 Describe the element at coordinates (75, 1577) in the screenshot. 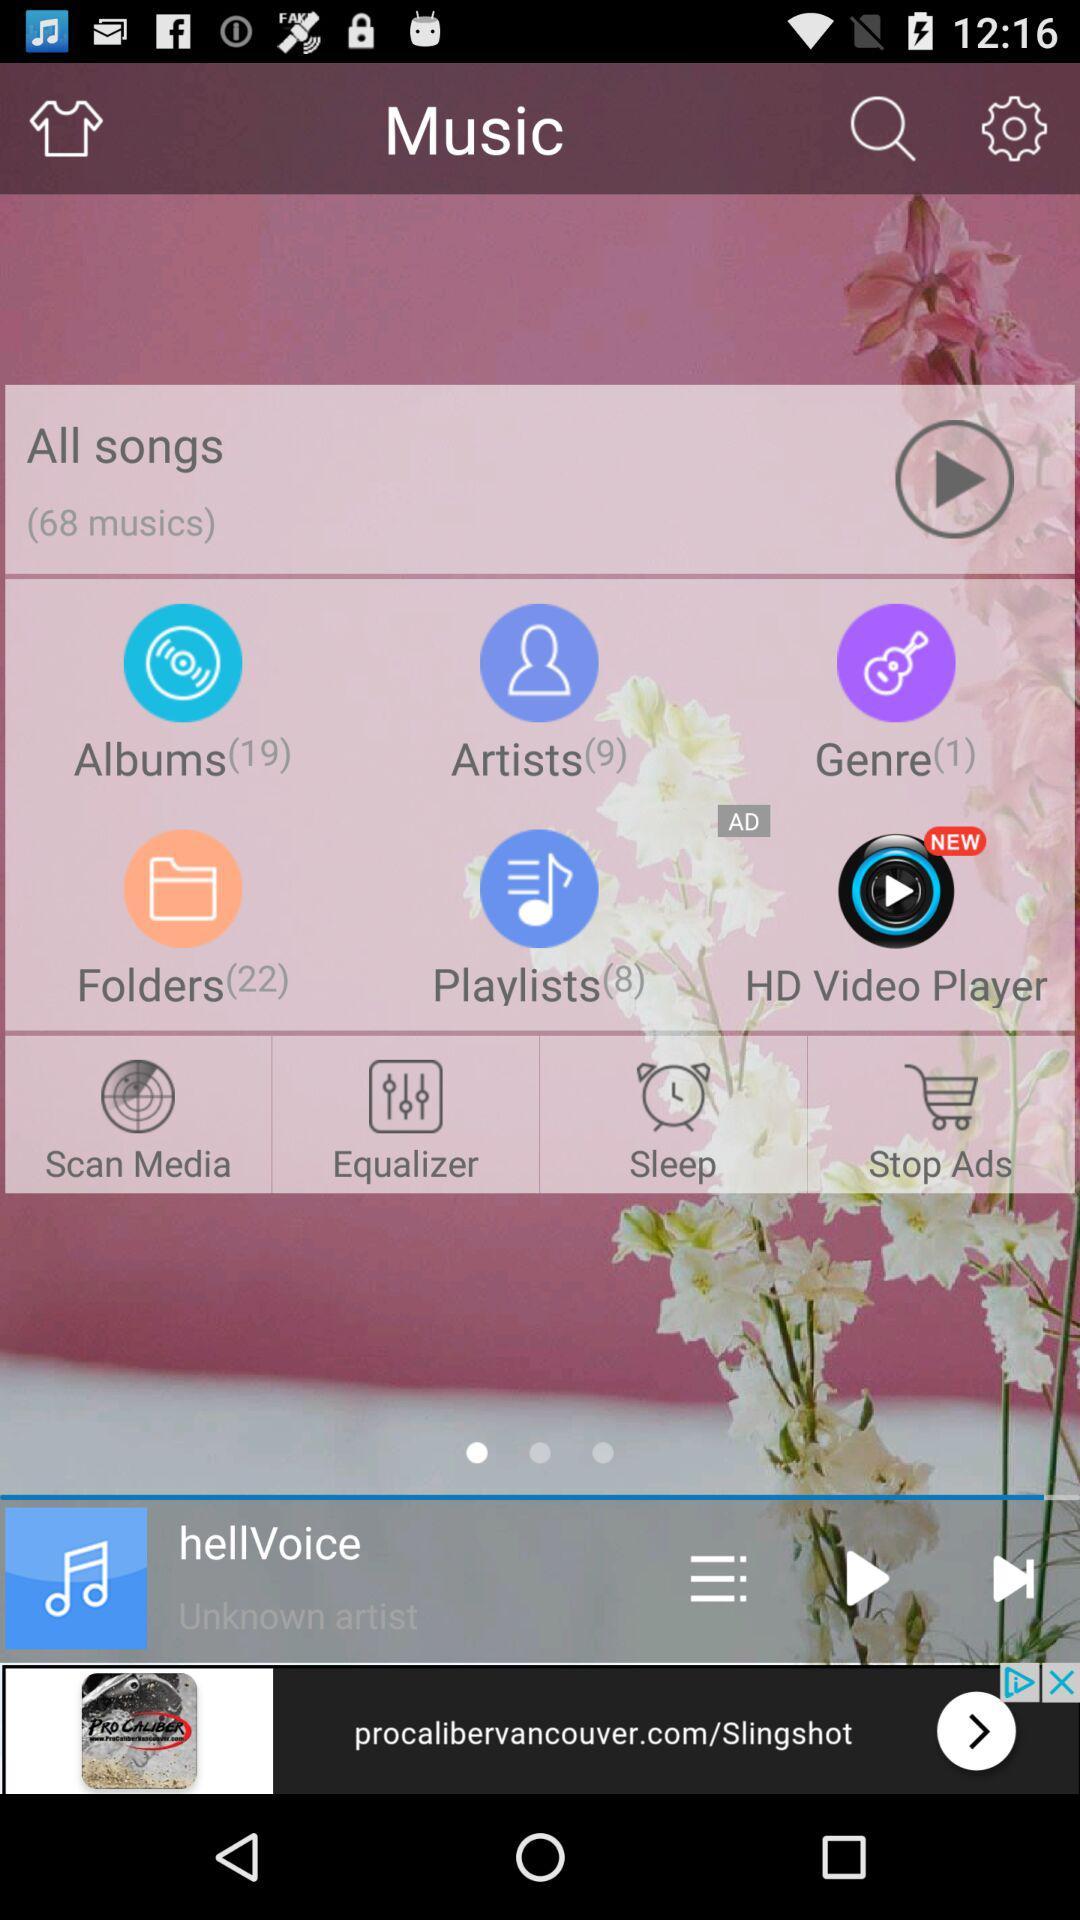

I see `the music symbol which is left to hell voice` at that location.